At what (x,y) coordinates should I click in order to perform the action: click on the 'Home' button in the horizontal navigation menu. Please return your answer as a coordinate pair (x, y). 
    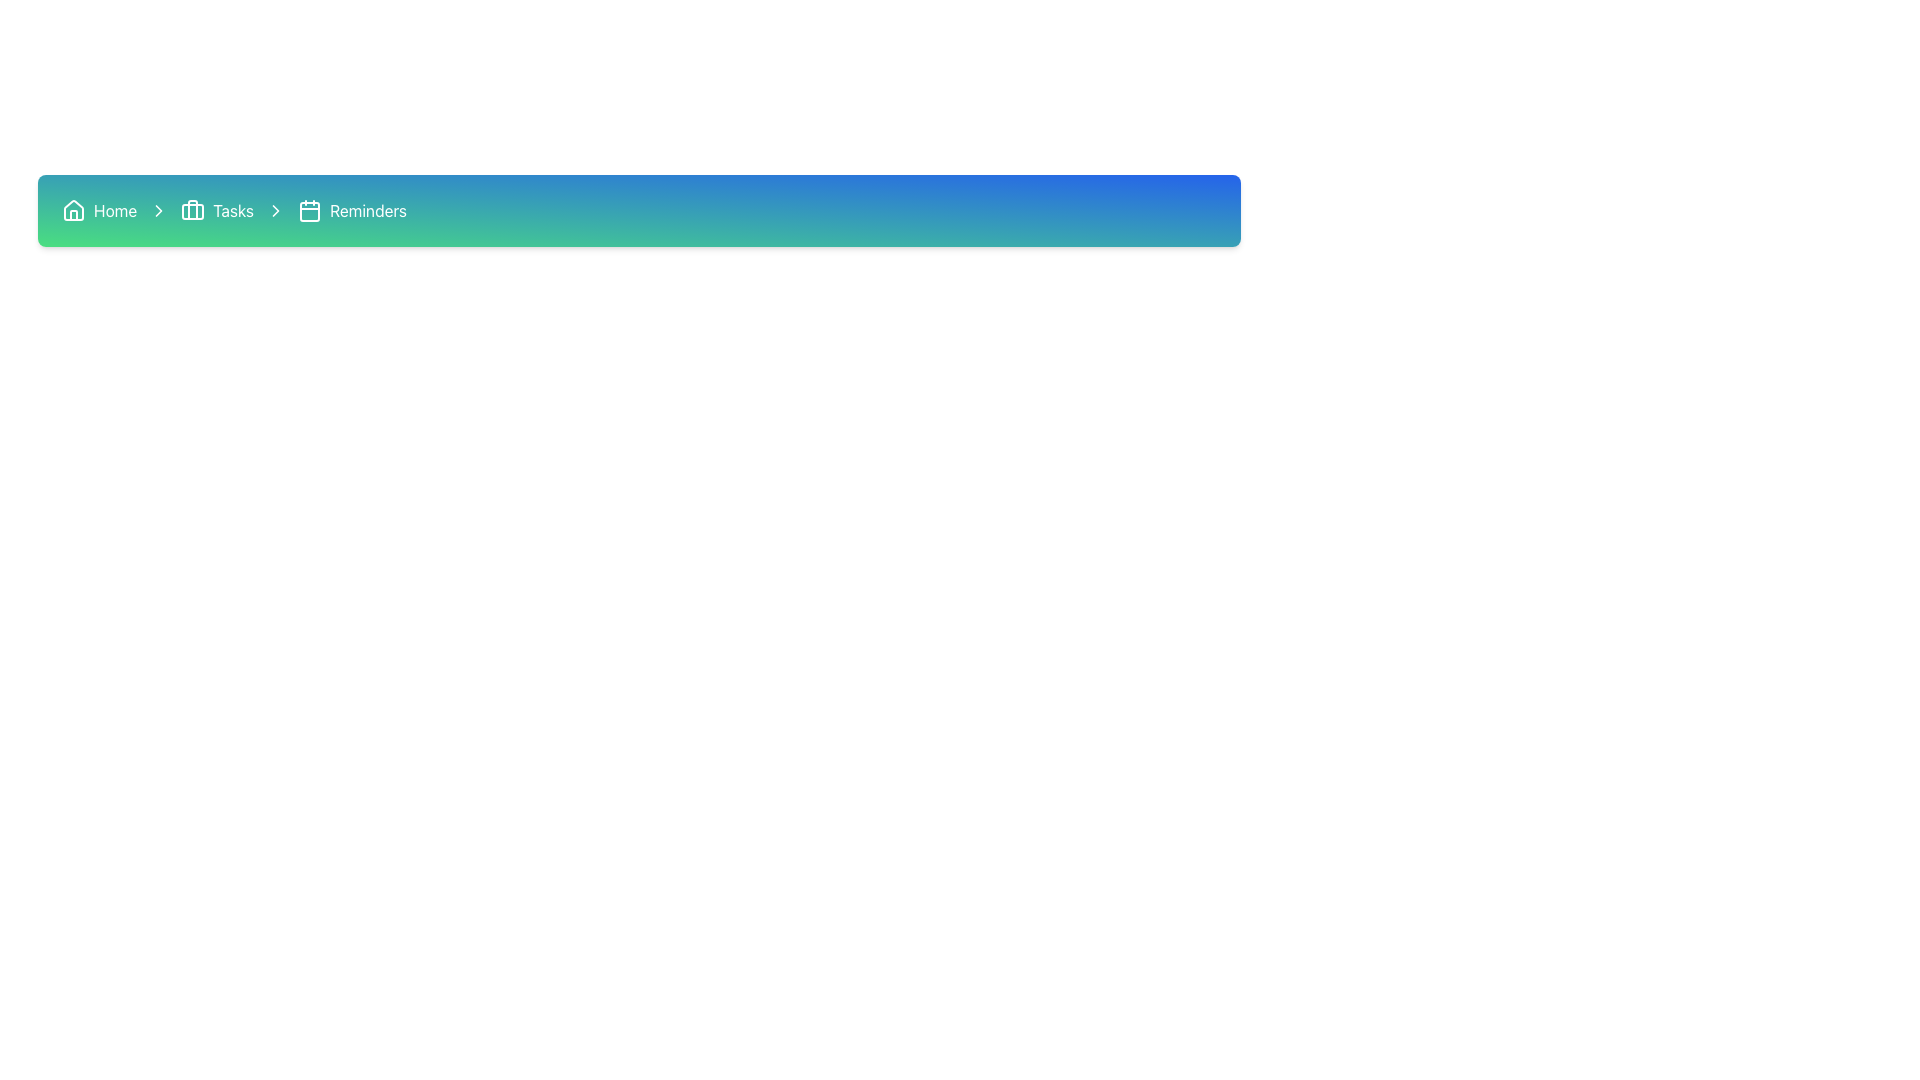
    Looking at the image, I should click on (98, 211).